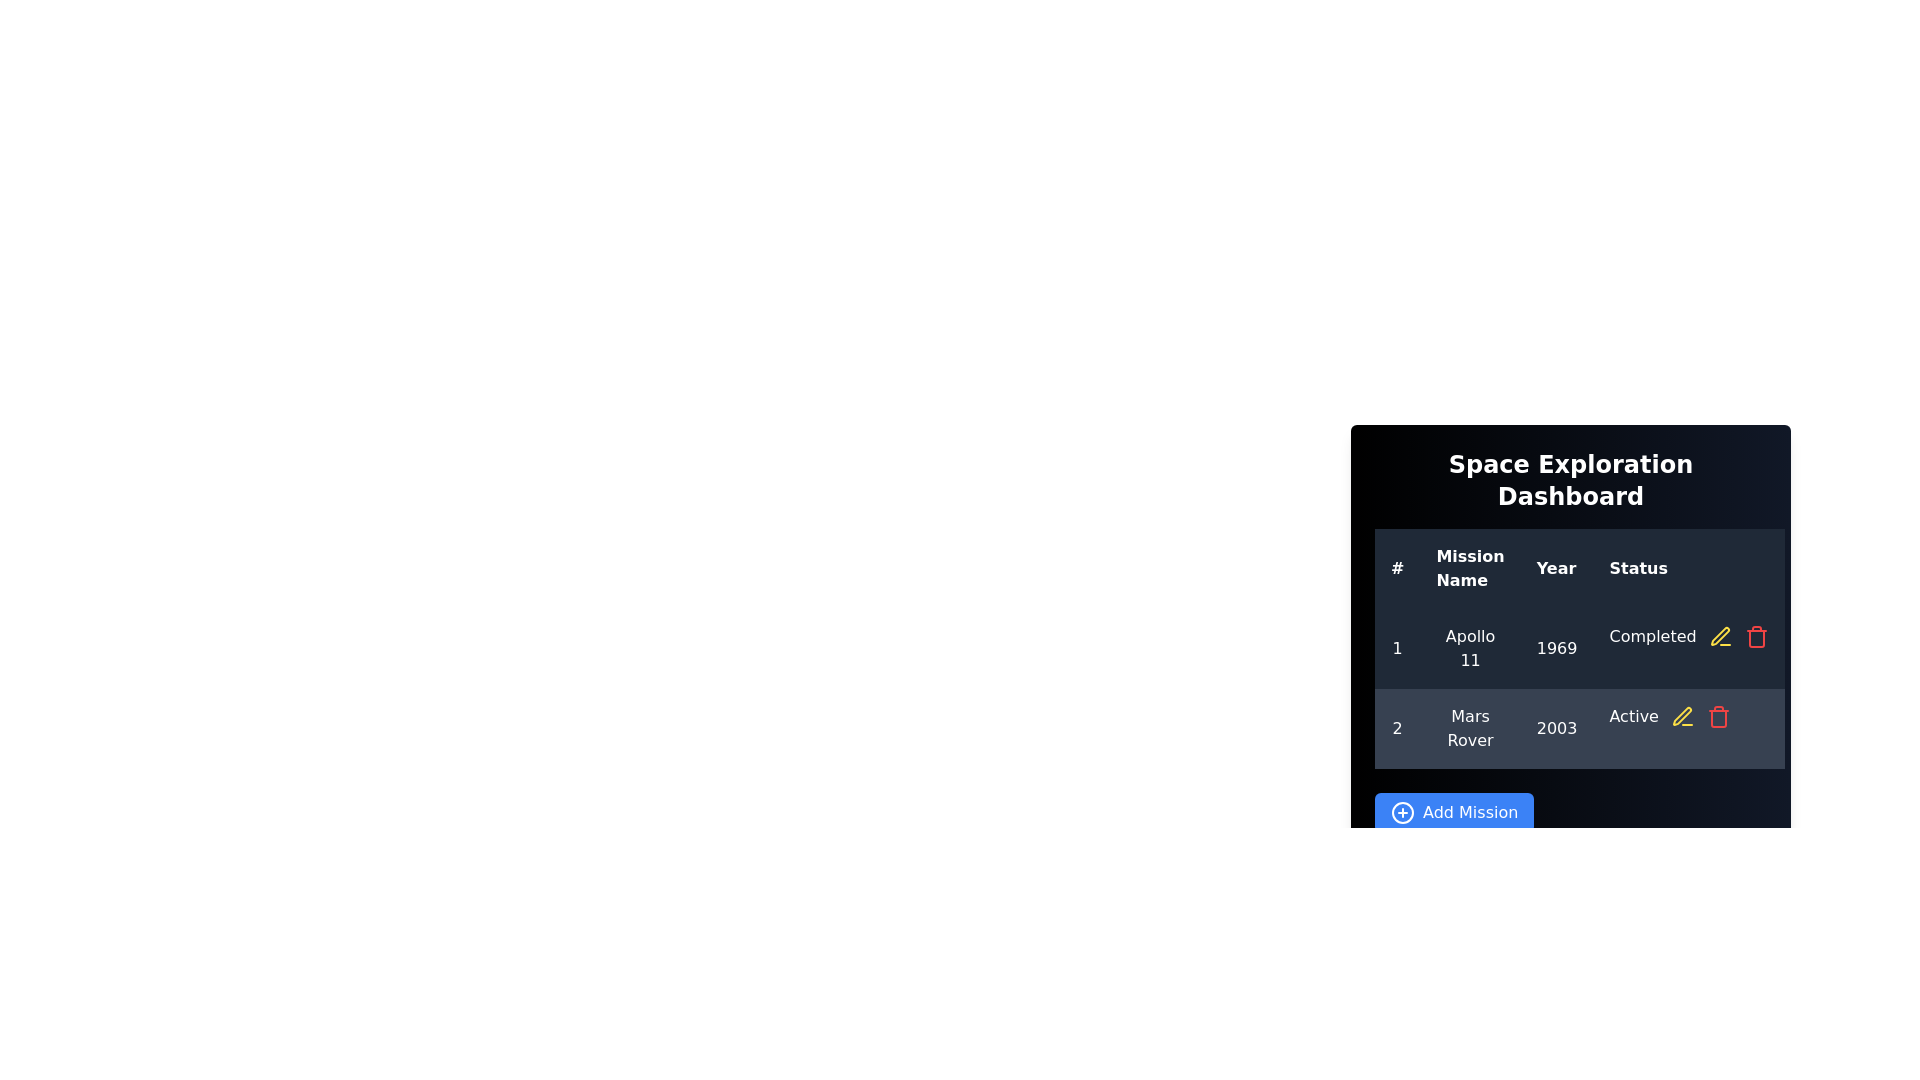 The width and height of the screenshot is (1920, 1080). Describe the element at coordinates (1719, 636) in the screenshot. I see `the clickable edit icon represented by a minimalist yellow pen design located in the Status column of the first row in the Space Exploration Dashboard table` at that location.